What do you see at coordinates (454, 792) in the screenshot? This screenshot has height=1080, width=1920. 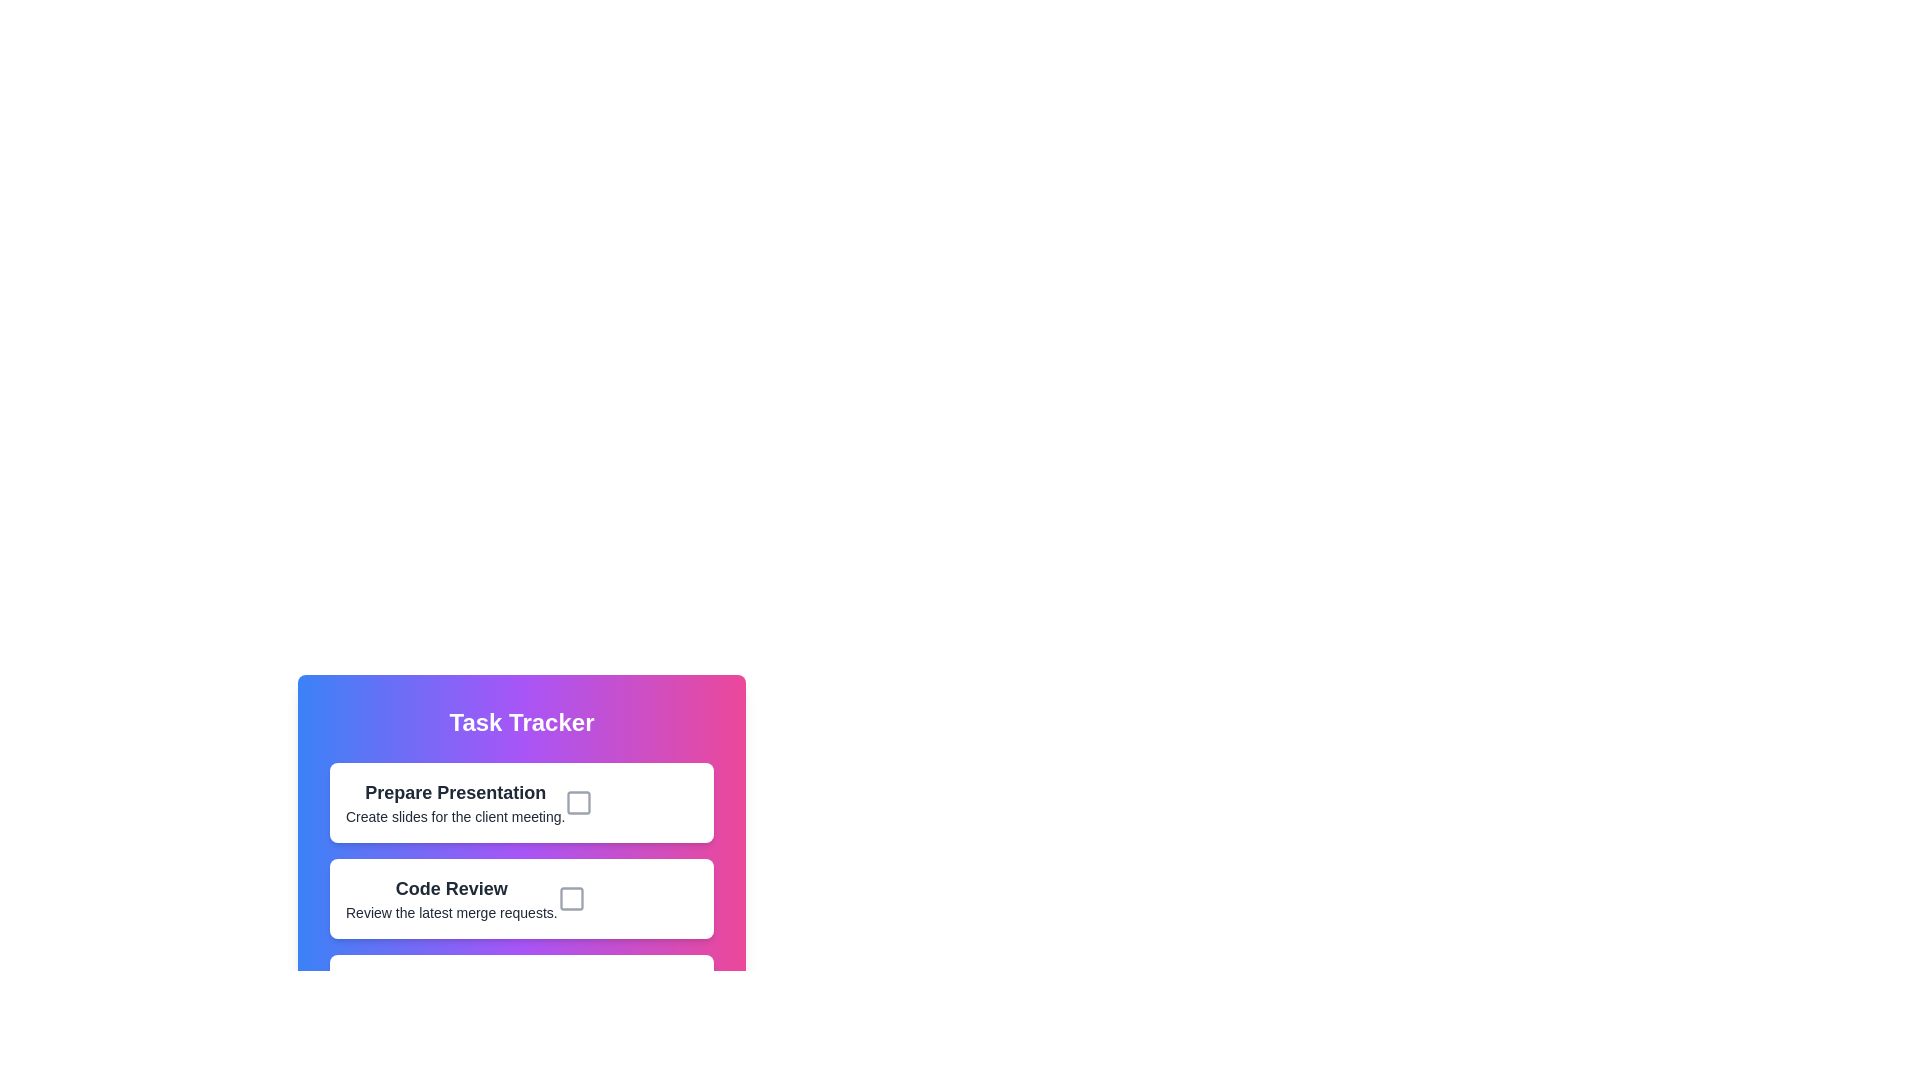 I see `text content of the title label for the task 'Prepare Presentation', which is the uppermost text element in the task block` at bounding box center [454, 792].